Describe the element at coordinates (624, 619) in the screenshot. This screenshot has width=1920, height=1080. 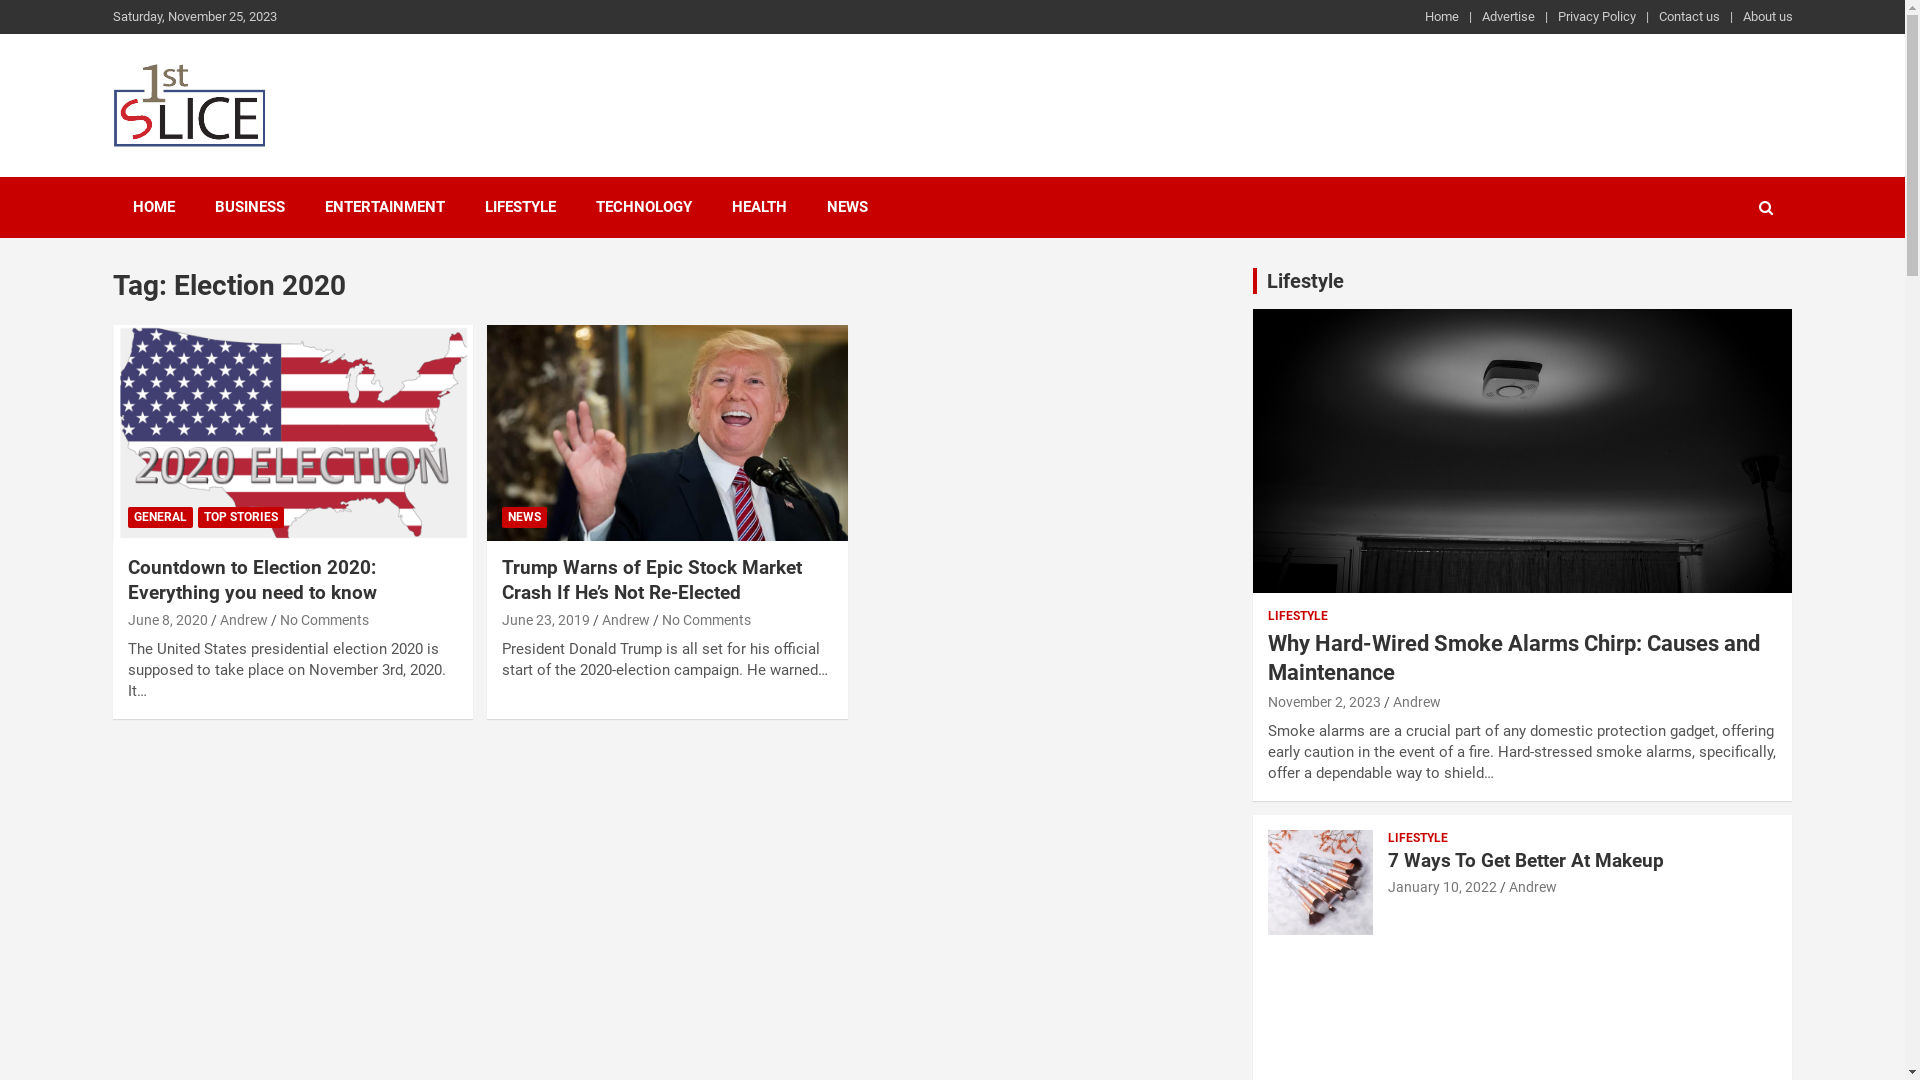
I see `'Andrew'` at that location.